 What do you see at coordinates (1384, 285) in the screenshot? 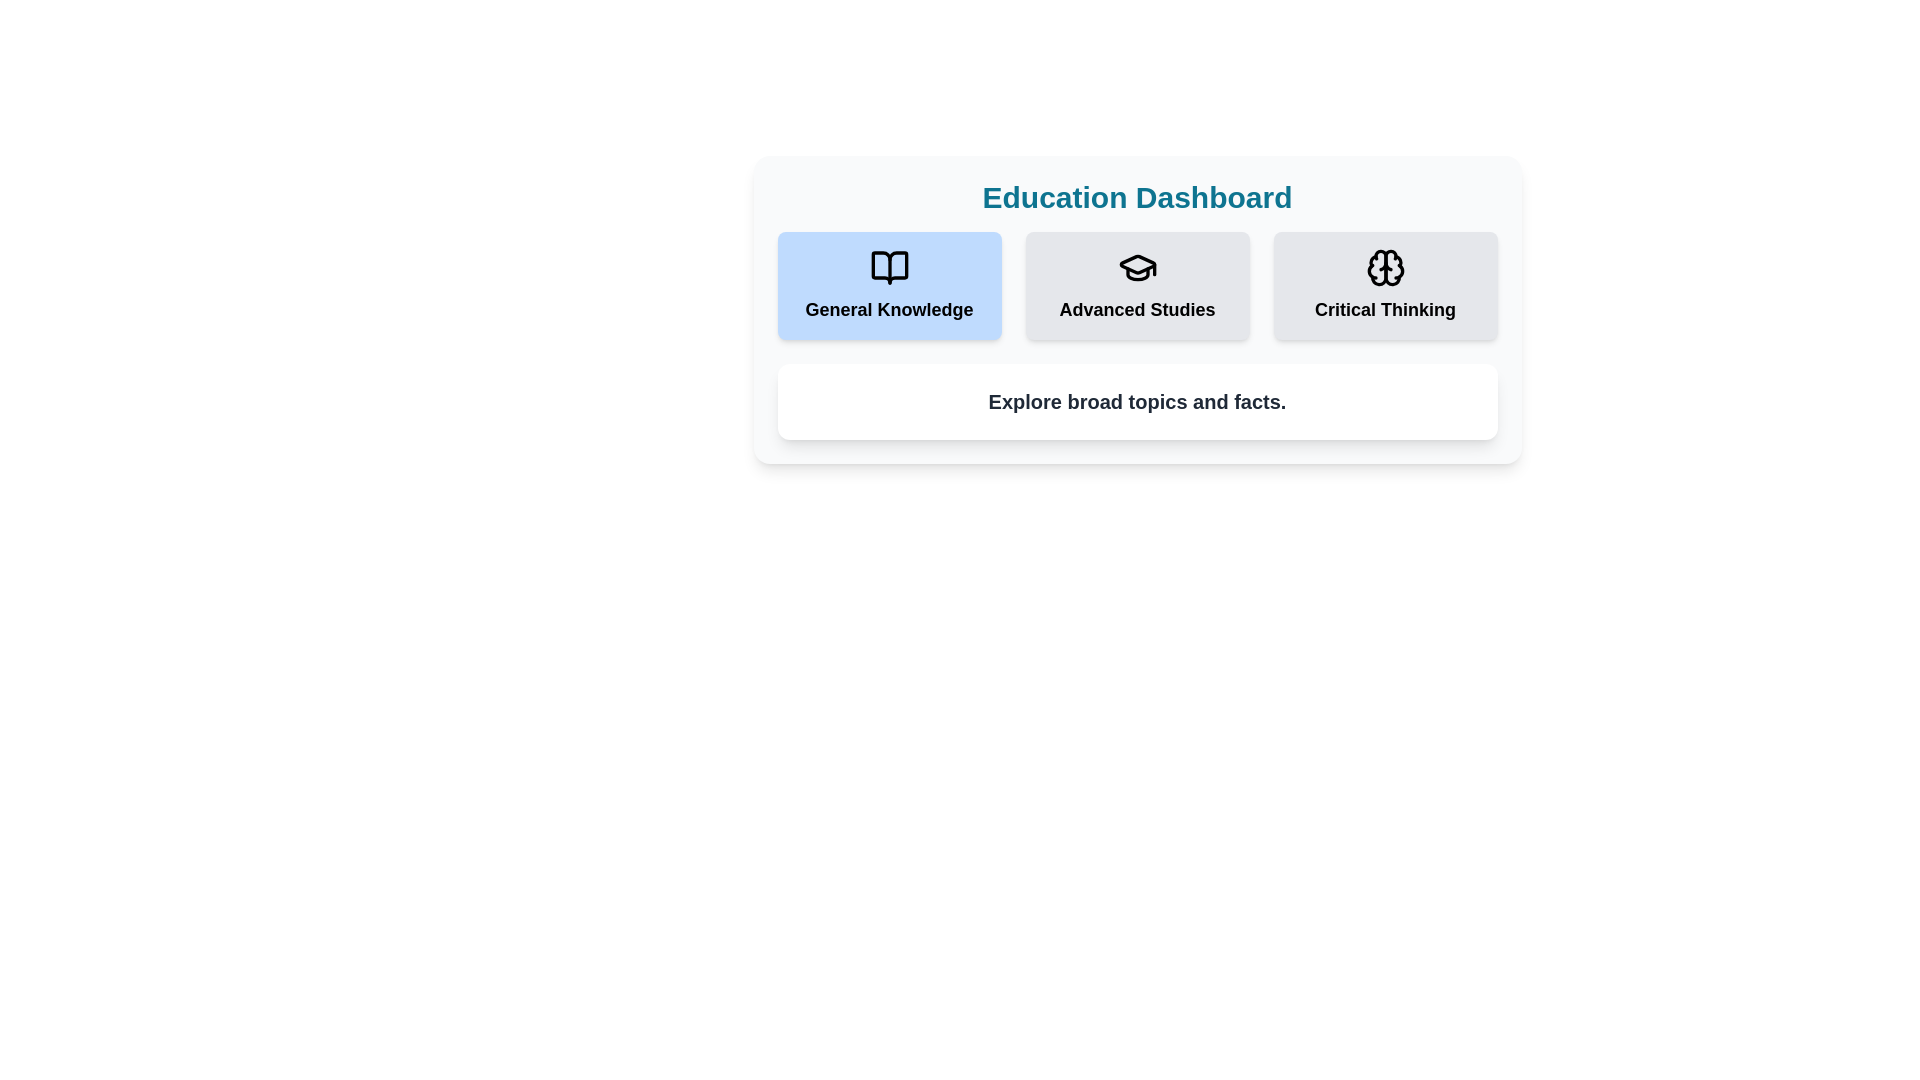
I see `the category Critical Thinking by clicking its corresponding button` at bounding box center [1384, 285].